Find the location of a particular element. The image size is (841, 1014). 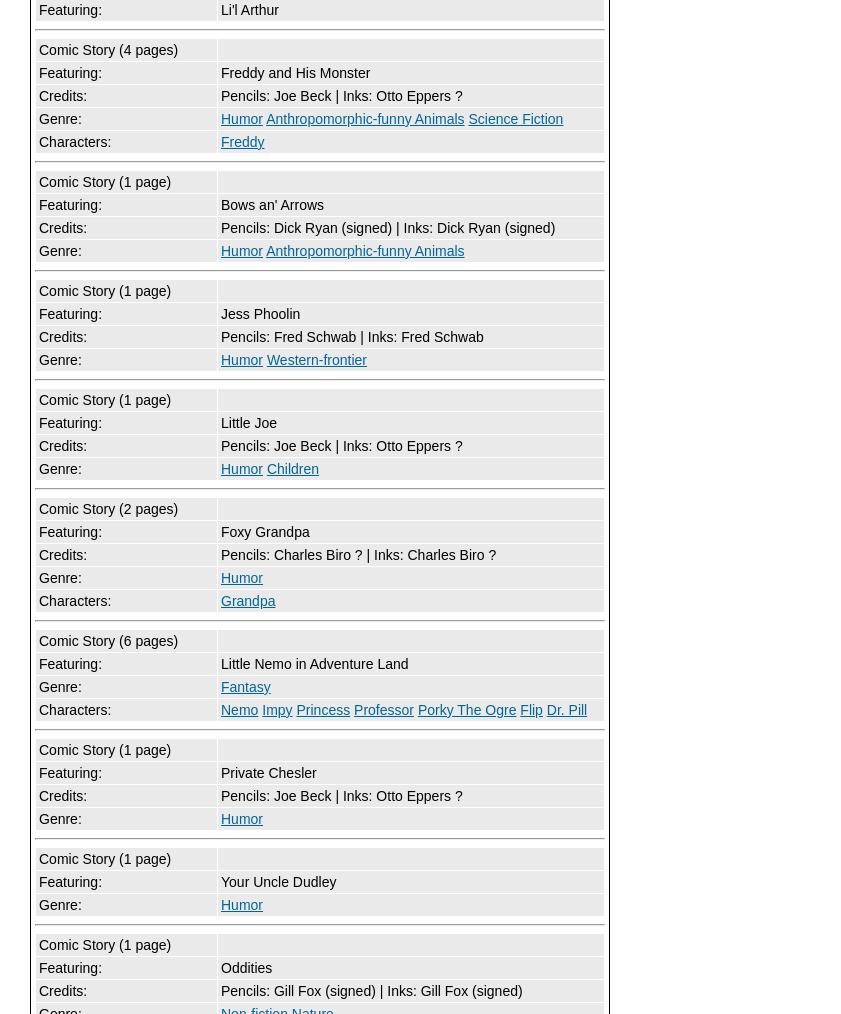

'Children' is located at coordinates (291, 468).